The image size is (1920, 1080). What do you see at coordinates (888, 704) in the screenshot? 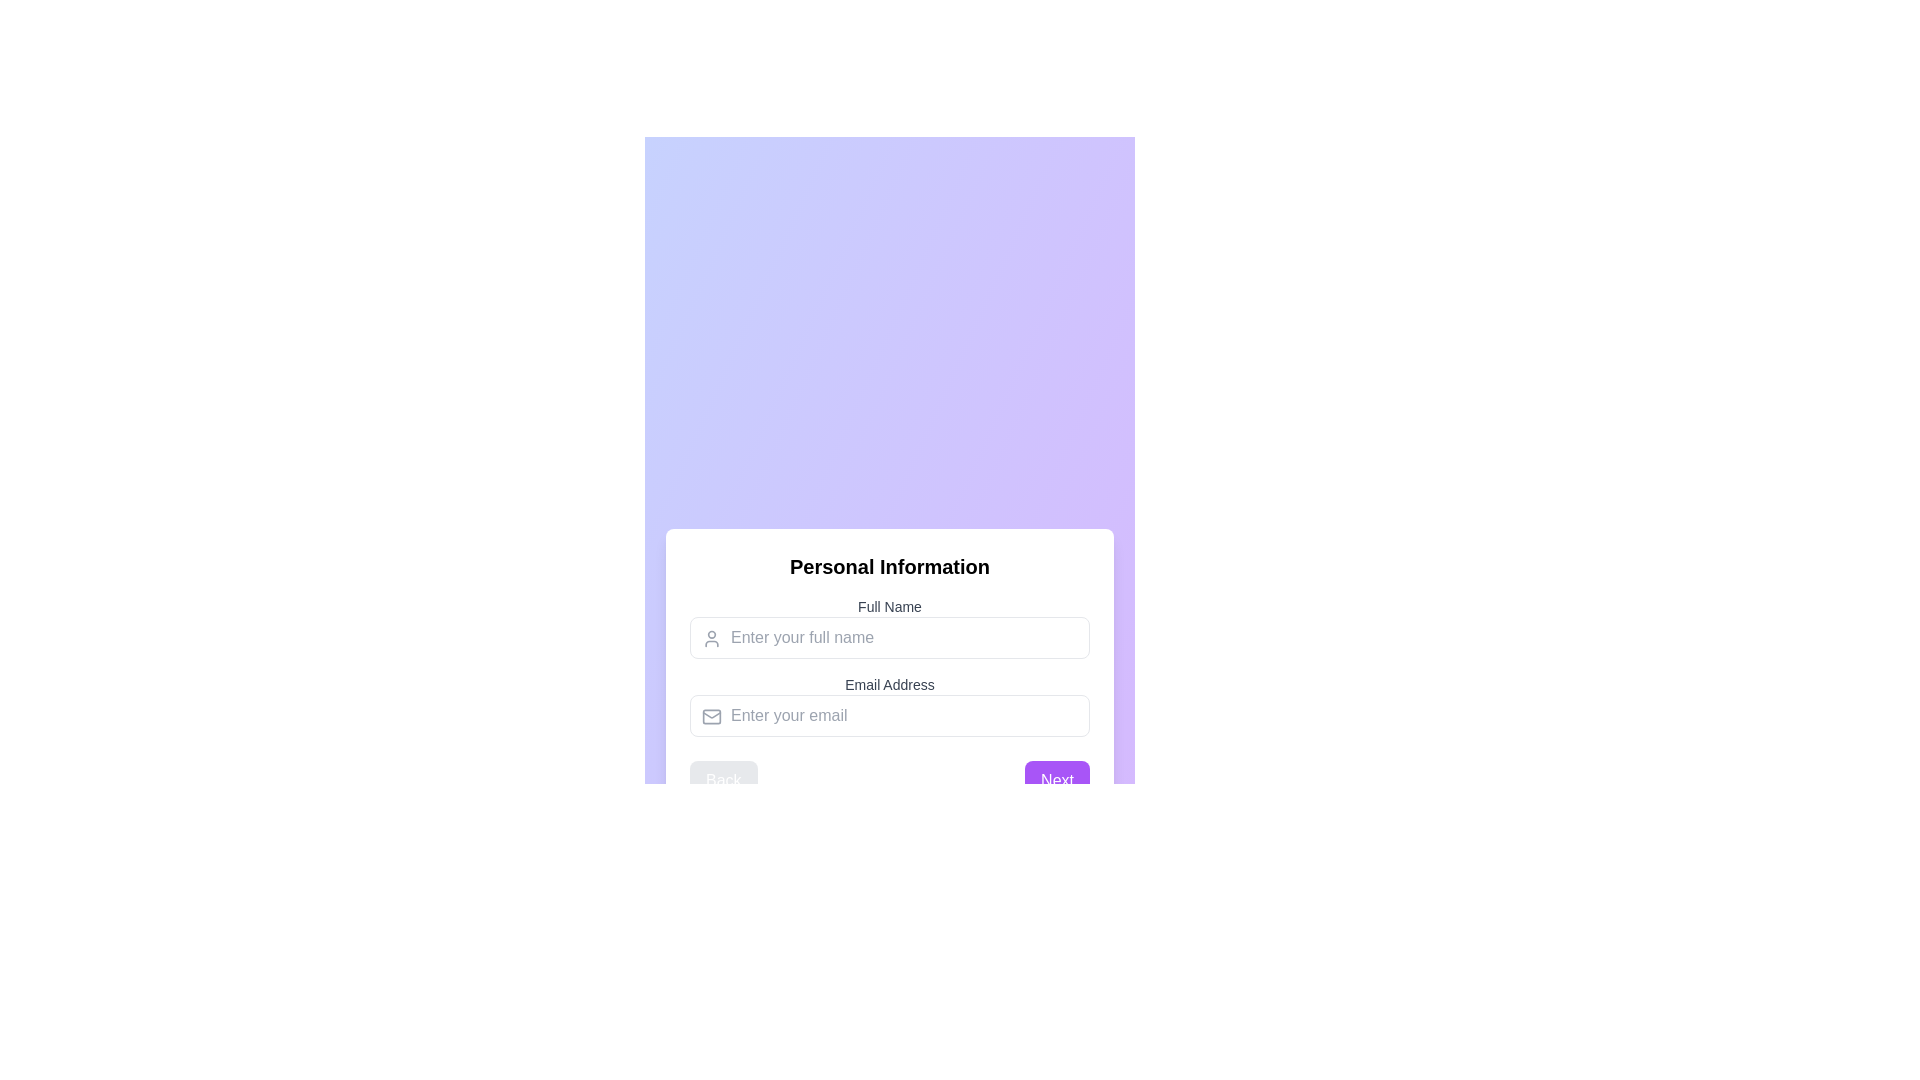
I see `the email input field located below the full name input field in the Personal Information section to focus this field` at bounding box center [888, 704].